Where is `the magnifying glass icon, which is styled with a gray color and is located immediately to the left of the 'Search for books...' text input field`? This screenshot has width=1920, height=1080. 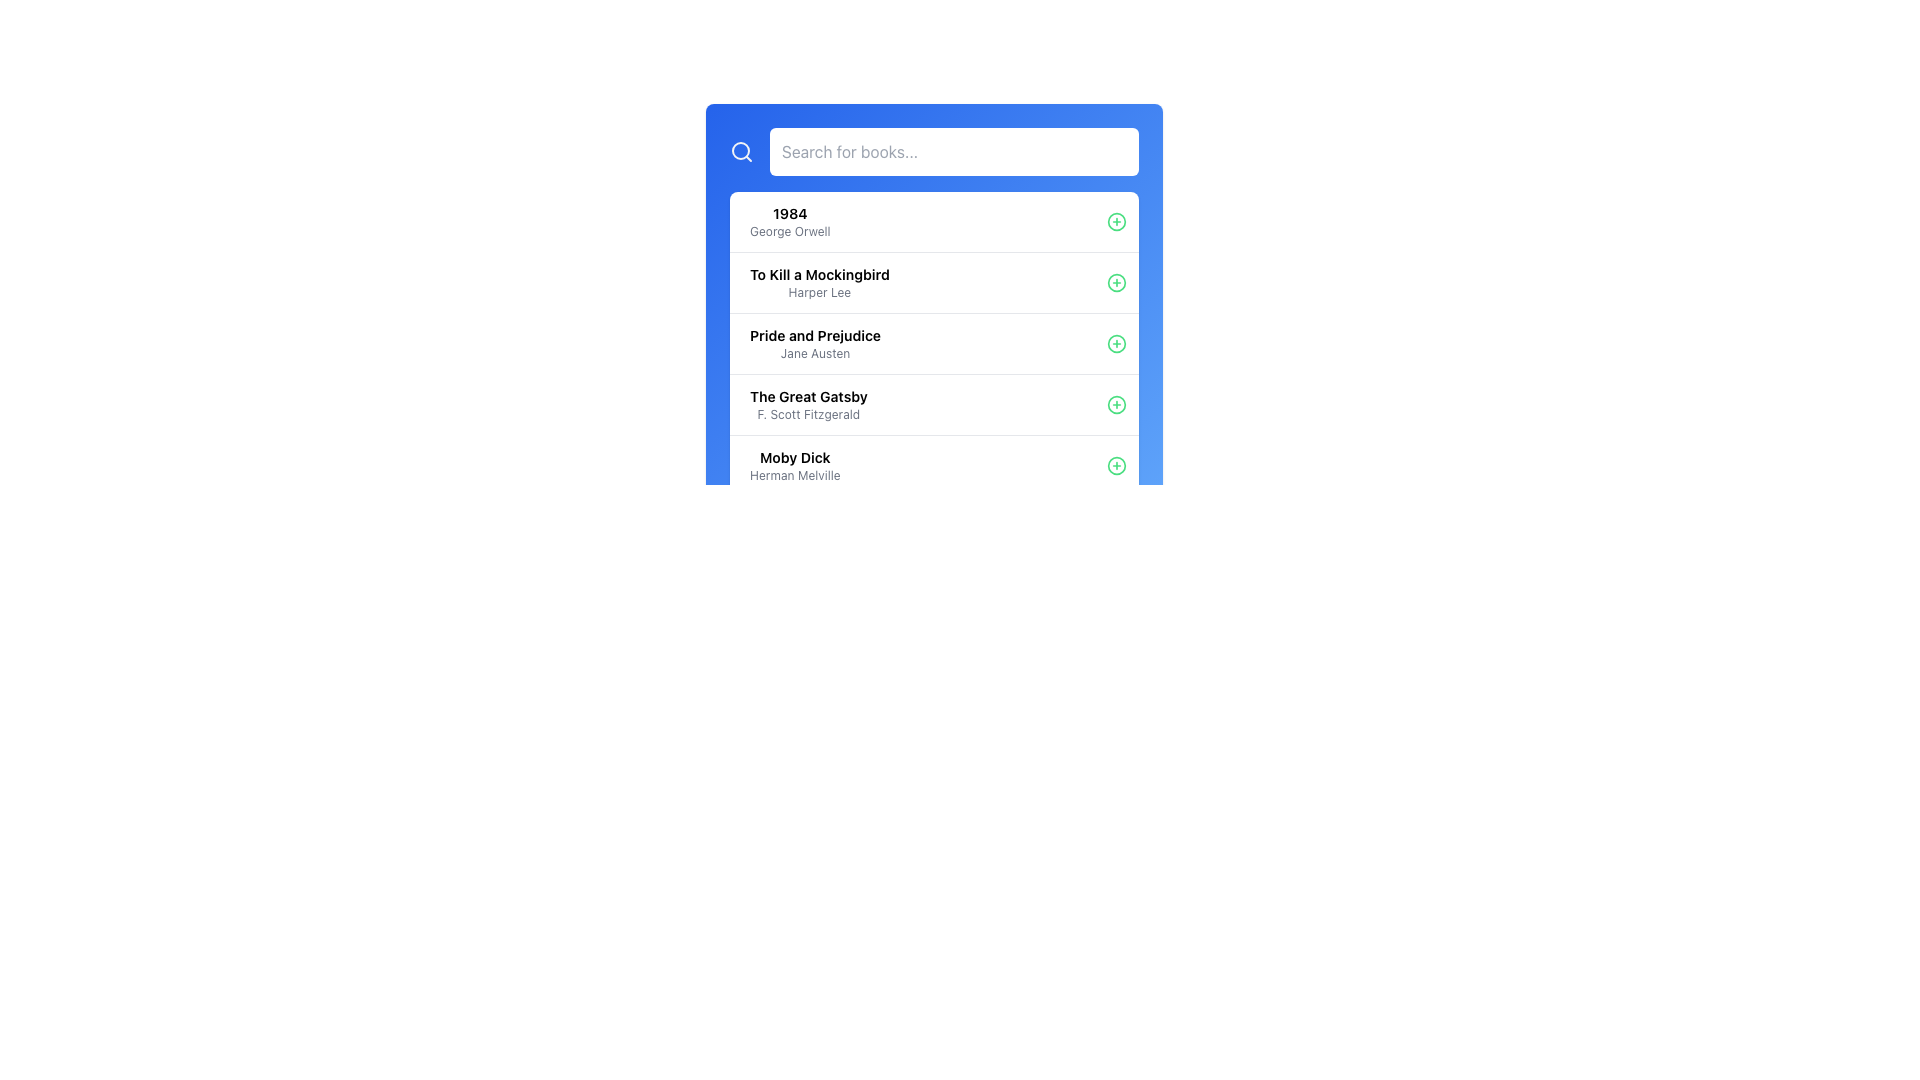
the magnifying glass icon, which is styled with a gray color and is located immediately to the left of the 'Search for books...' text input field is located at coordinates (741, 150).